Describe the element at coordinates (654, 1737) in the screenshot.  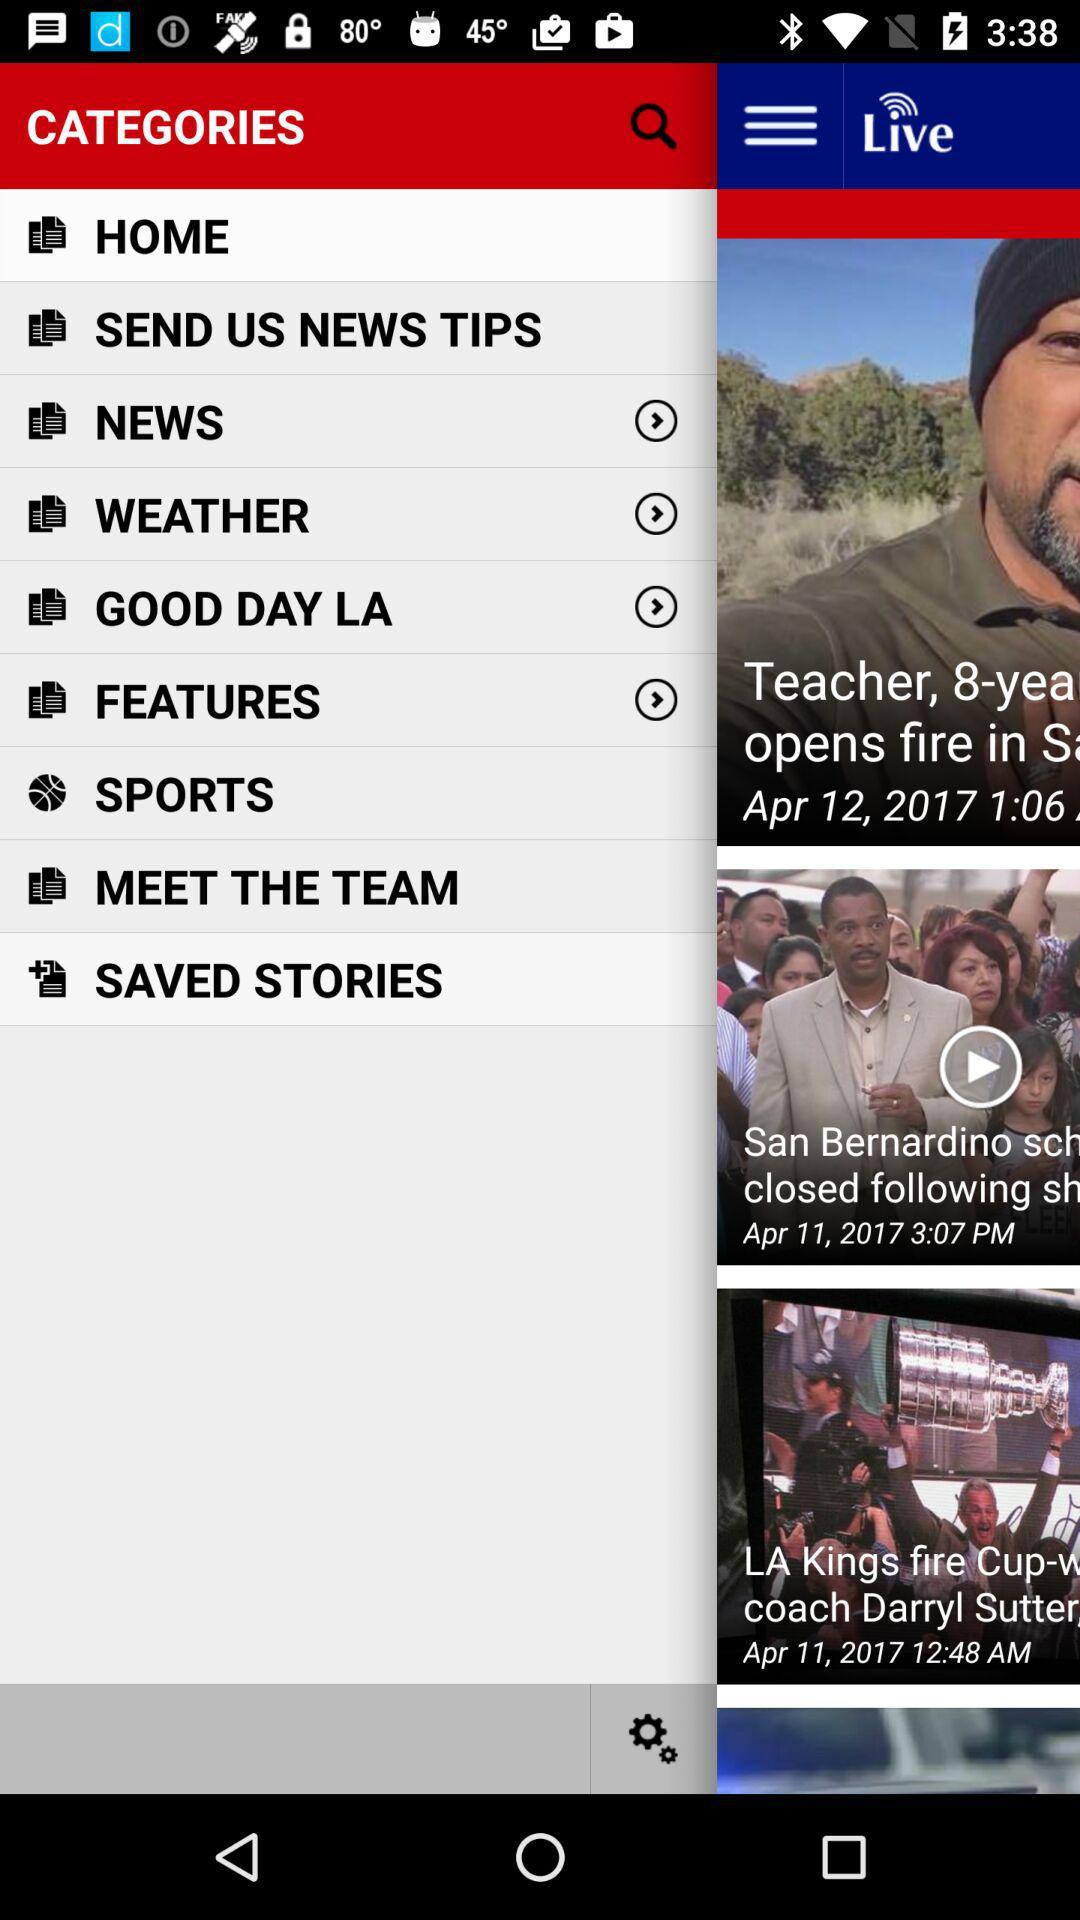
I see `setting` at that location.